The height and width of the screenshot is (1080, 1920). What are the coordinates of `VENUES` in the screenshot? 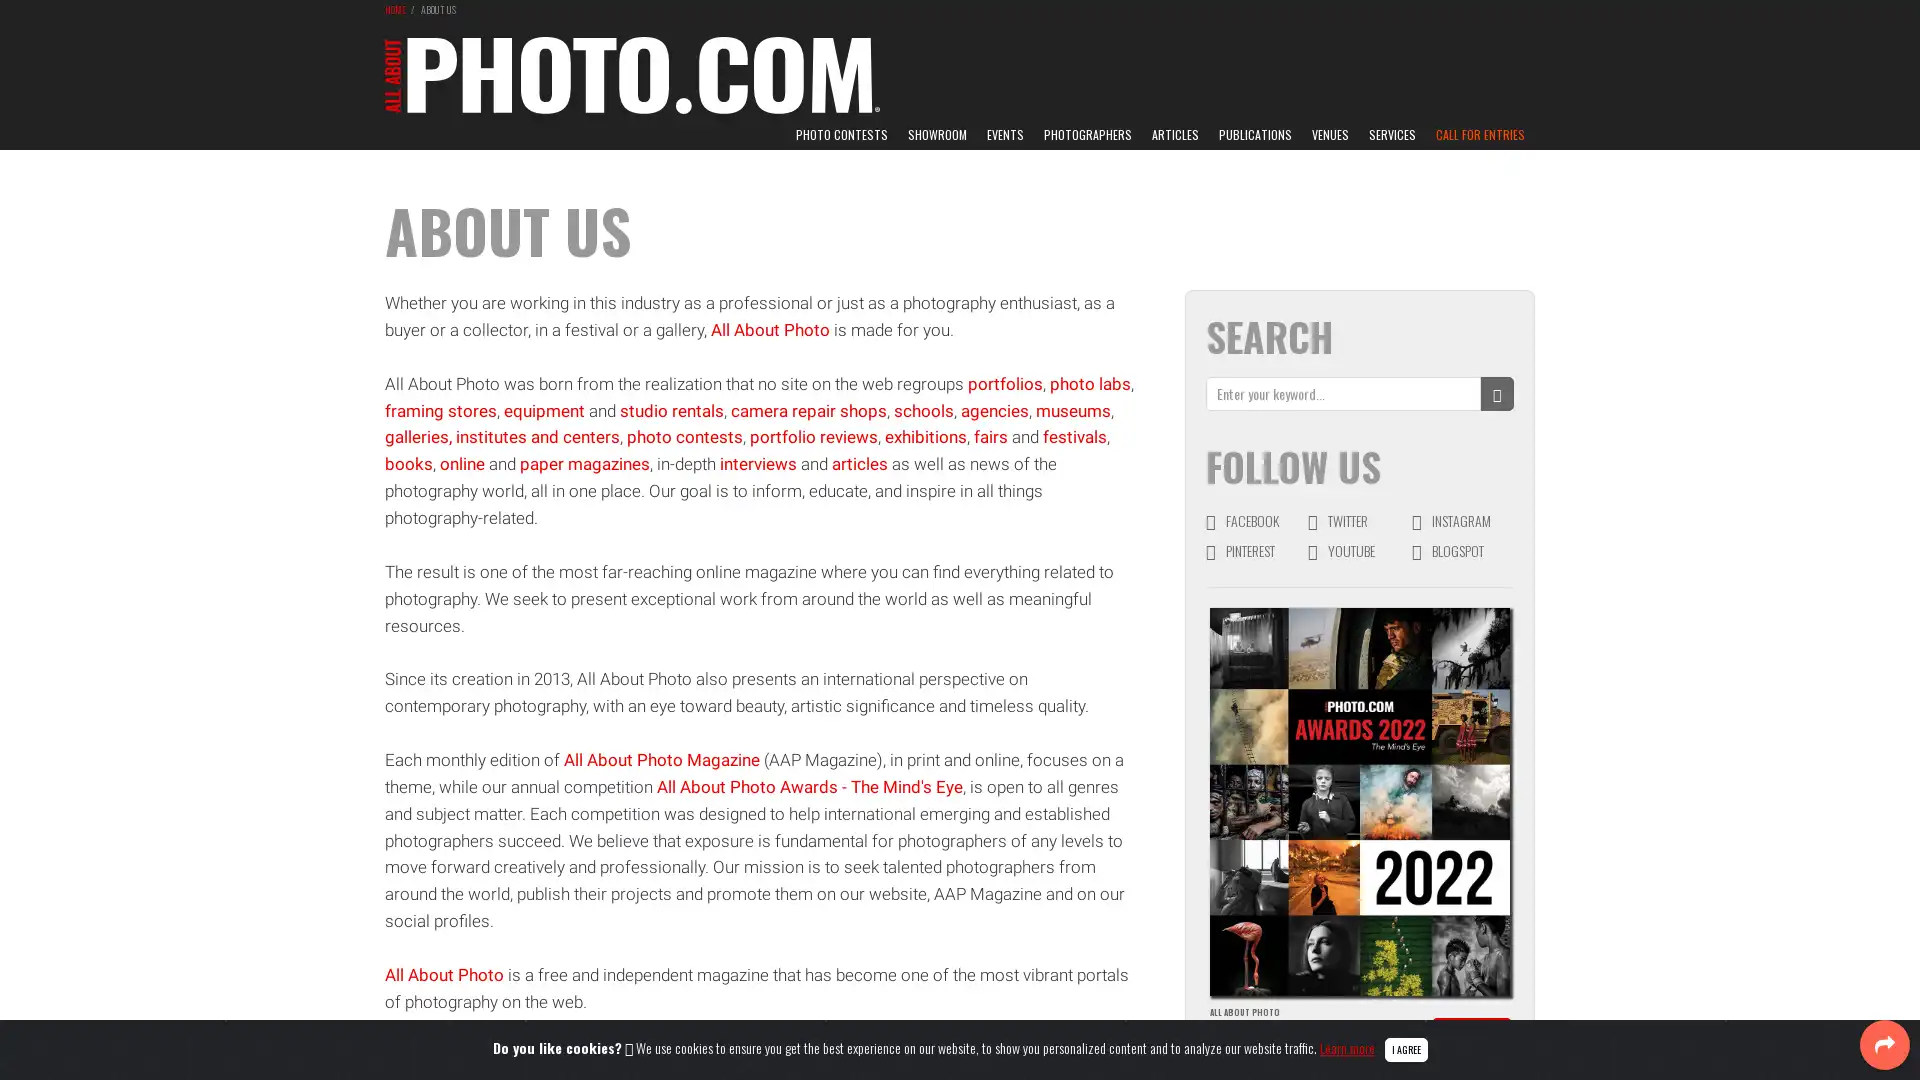 It's located at (1330, 135).